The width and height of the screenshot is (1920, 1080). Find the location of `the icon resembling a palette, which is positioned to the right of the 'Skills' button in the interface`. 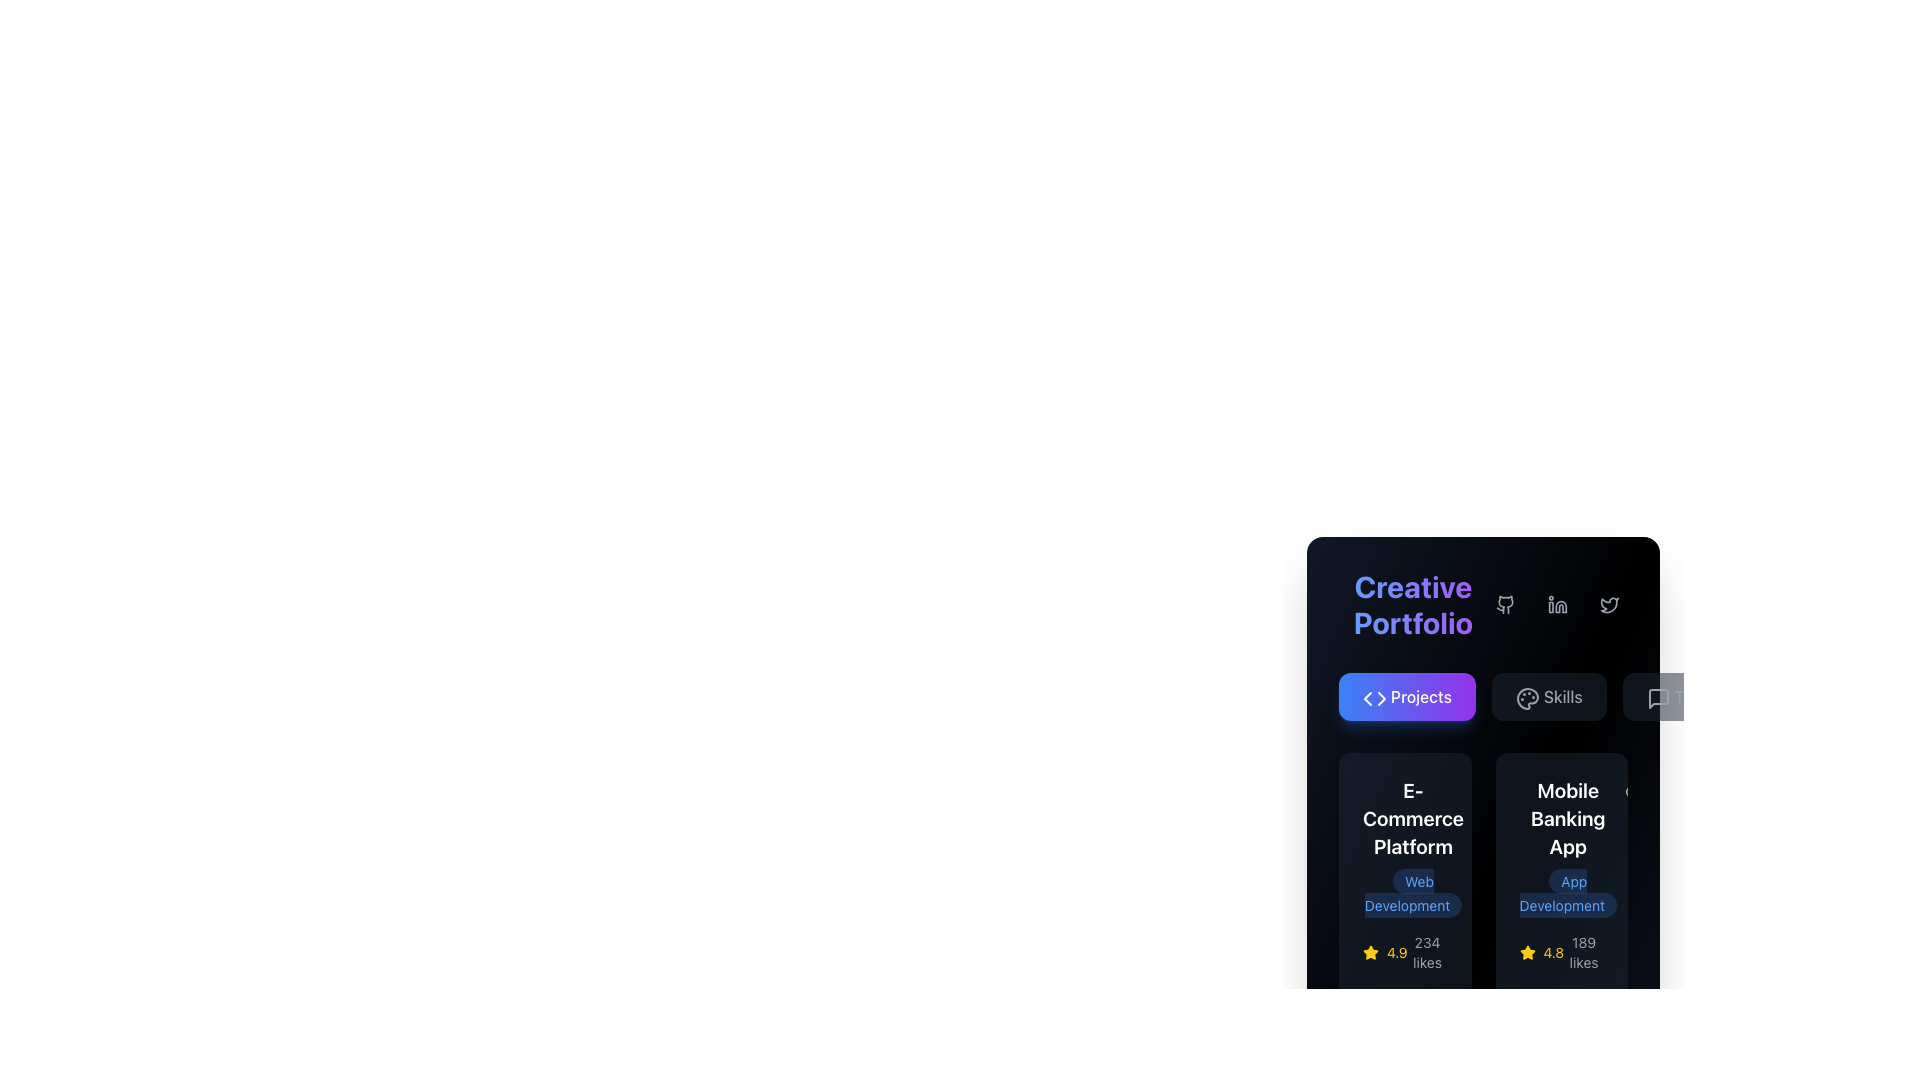

the icon resembling a palette, which is positioned to the right of the 'Skills' button in the interface is located at coordinates (1526, 697).